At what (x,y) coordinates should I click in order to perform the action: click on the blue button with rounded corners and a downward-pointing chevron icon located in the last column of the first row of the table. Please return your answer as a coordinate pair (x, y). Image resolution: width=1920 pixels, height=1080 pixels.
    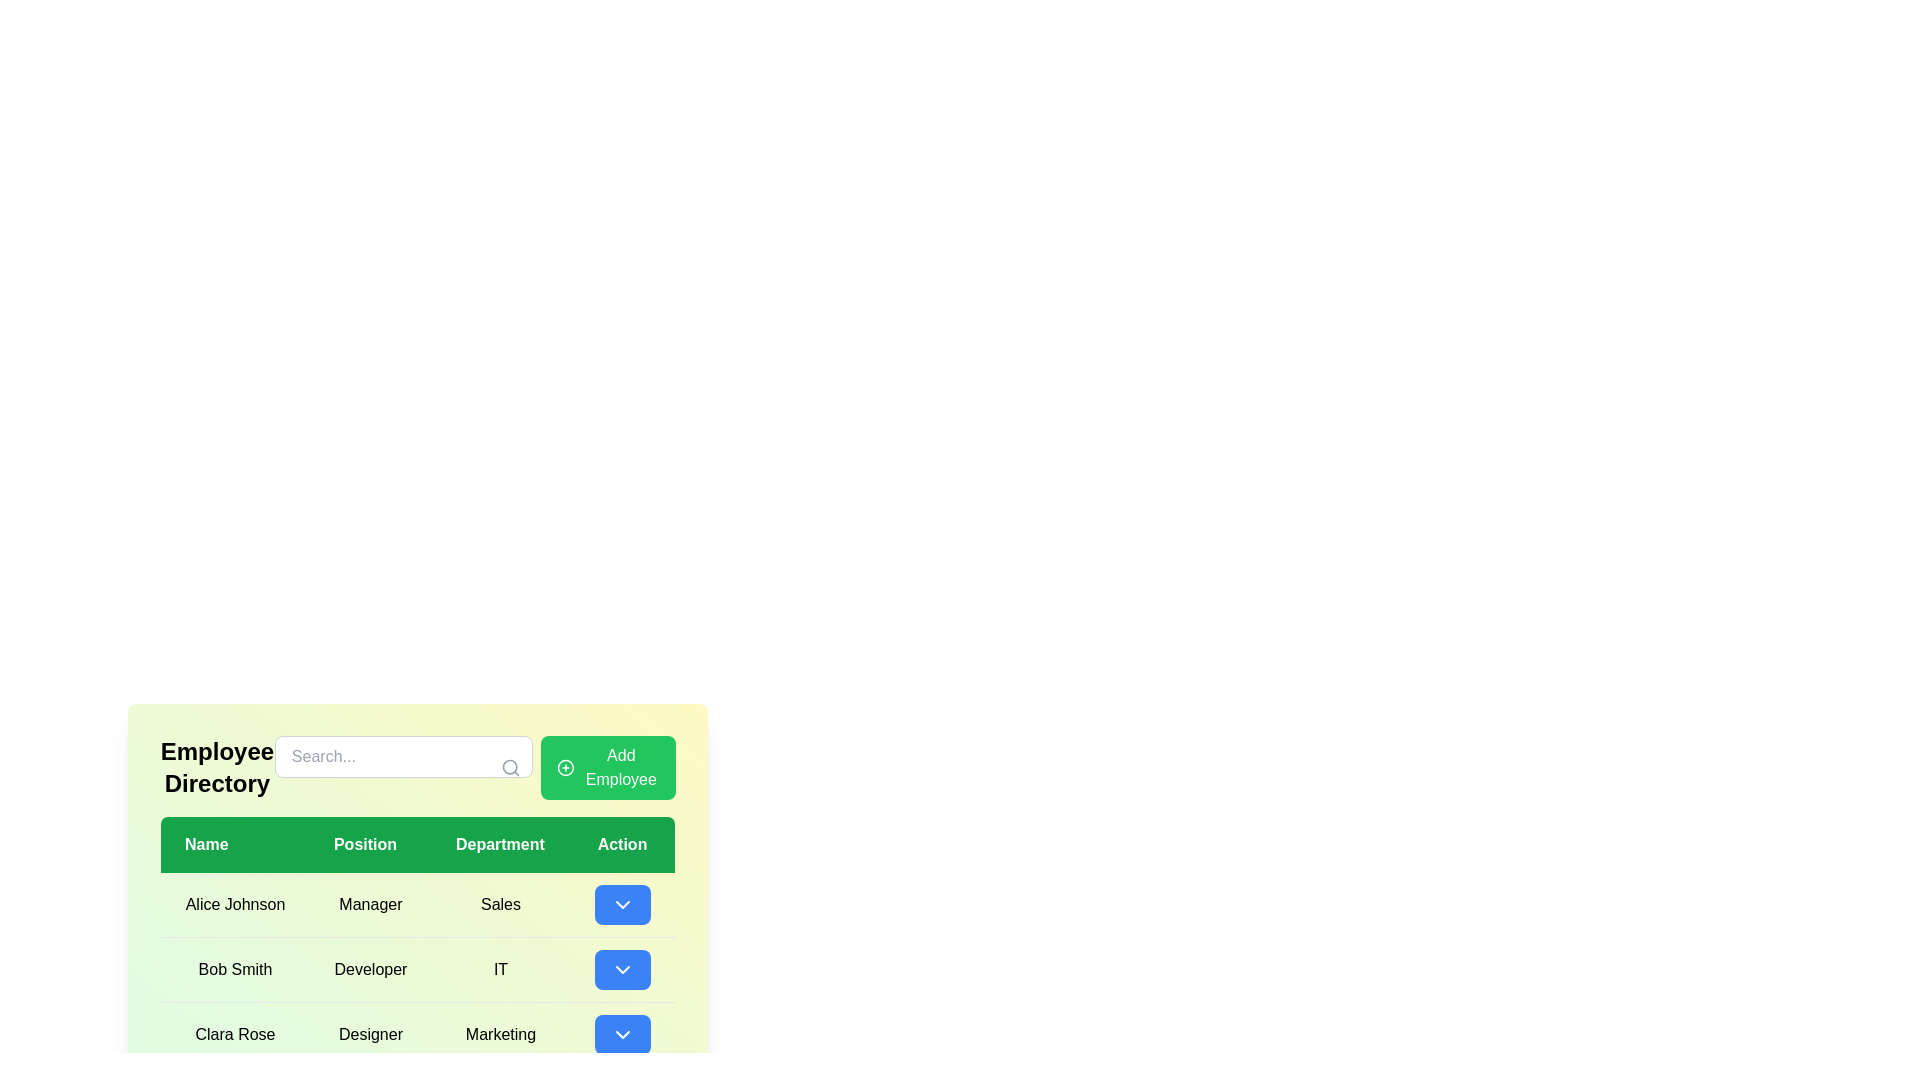
    Looking at the image, I should click on (621, 905).